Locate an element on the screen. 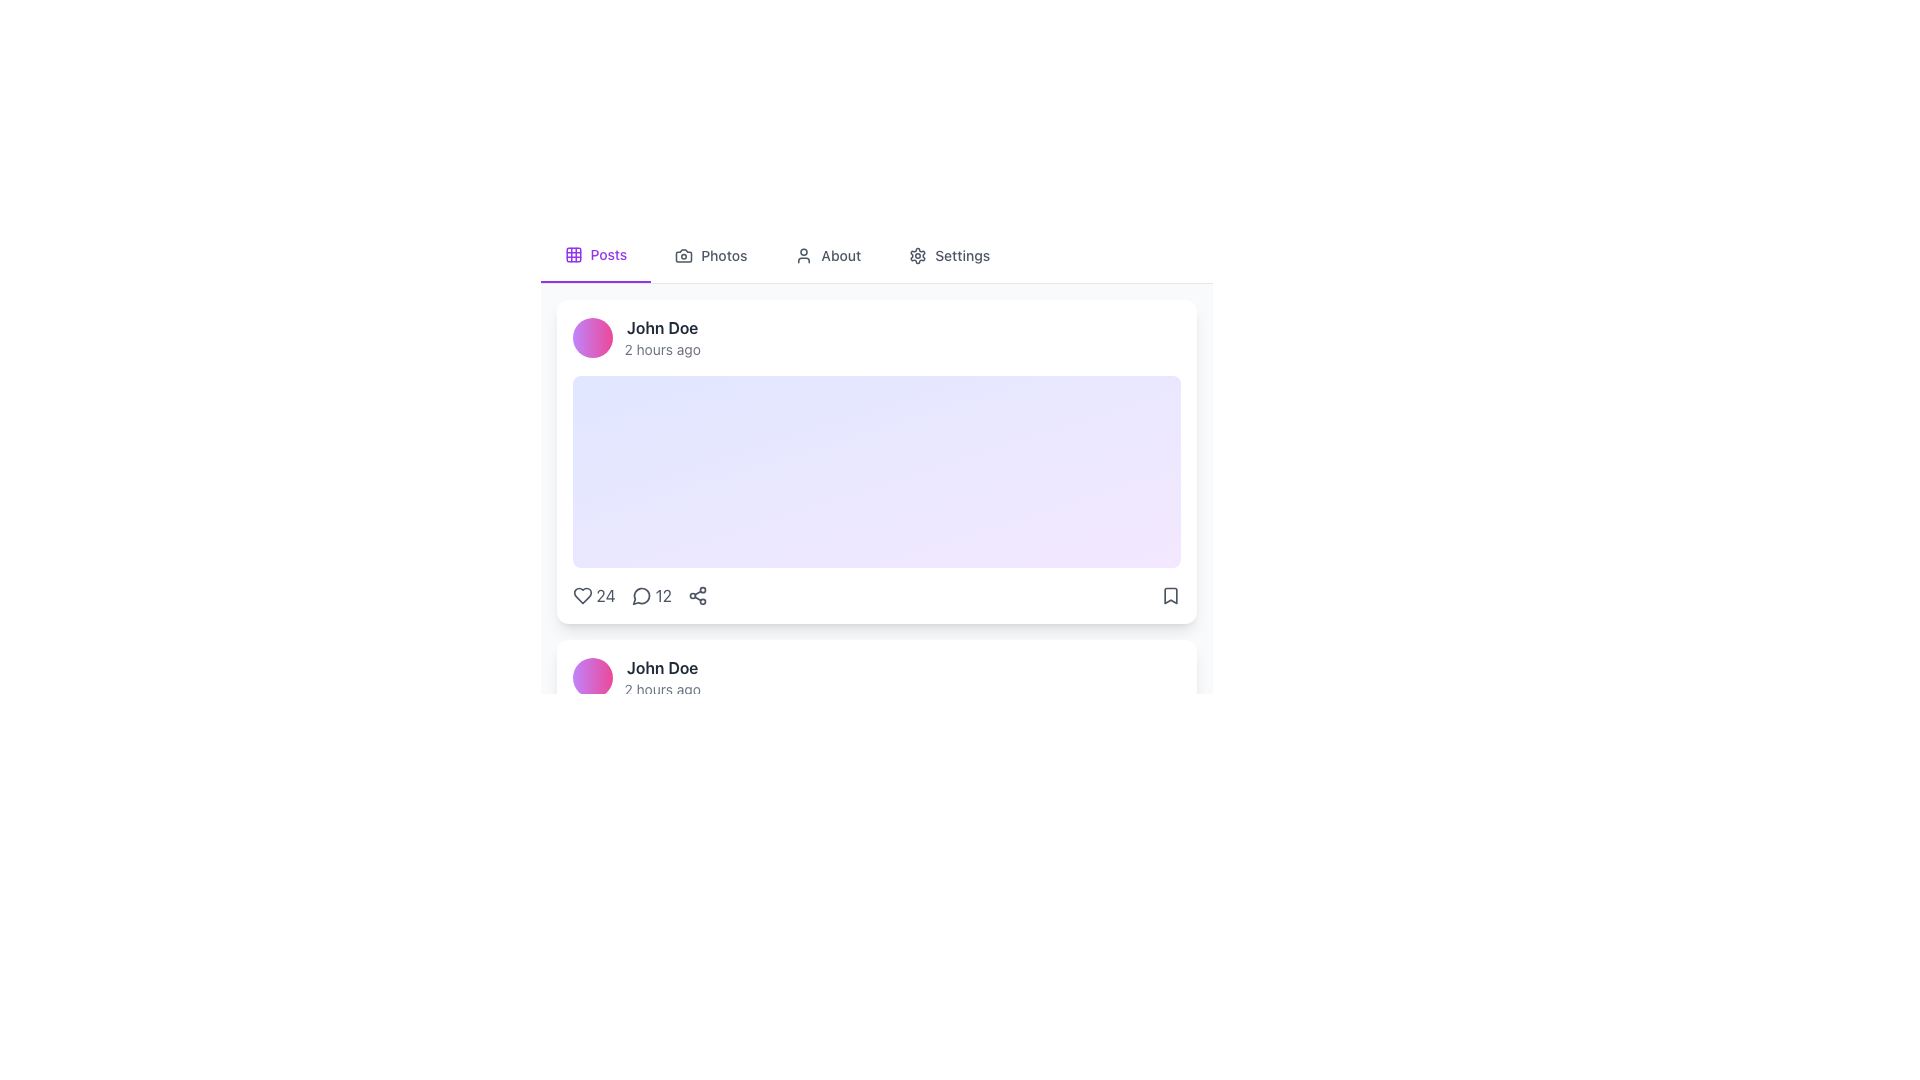 Image resolution: width=1920 pixels, height=1080 pixels. the interactive badge displaying the number '12' next to the speech bubble icon, which triggers actions related to comments is located at coordinates (651, 595).